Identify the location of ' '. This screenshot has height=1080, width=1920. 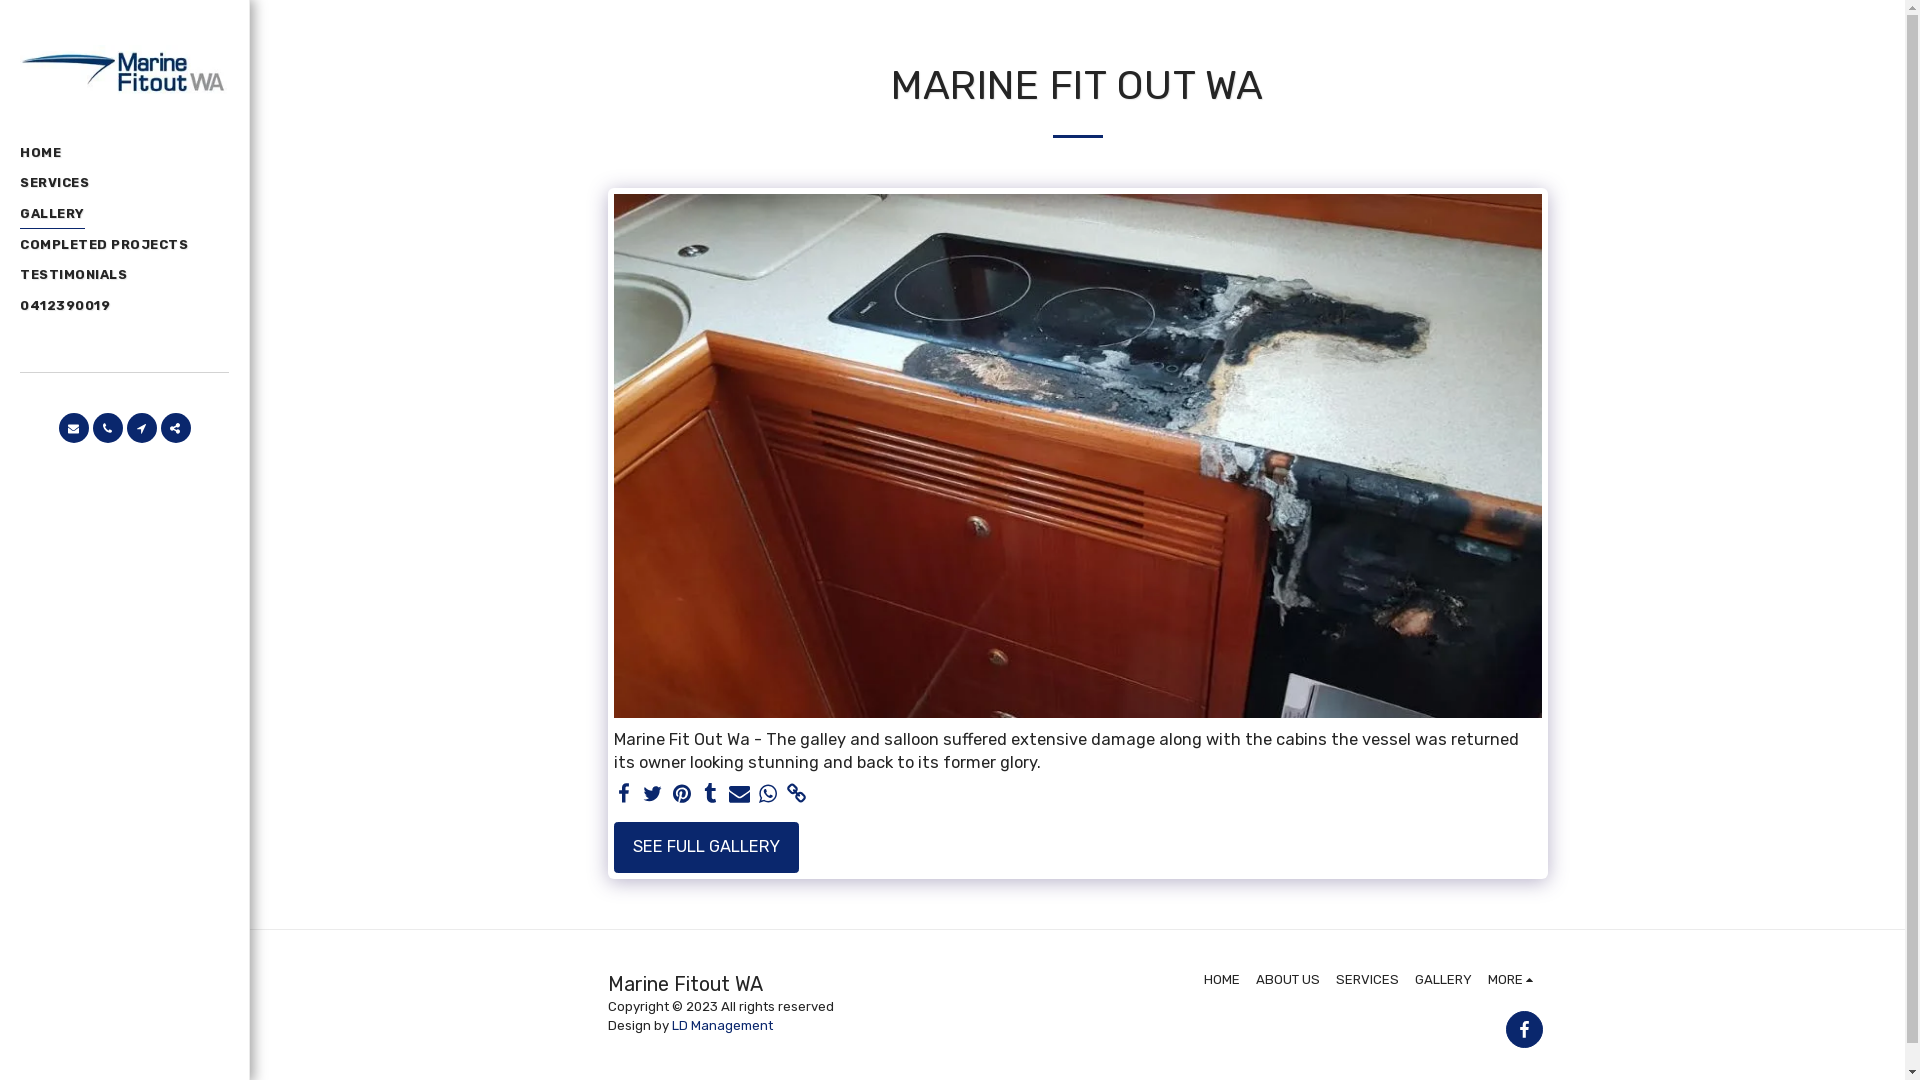
(642, 793).